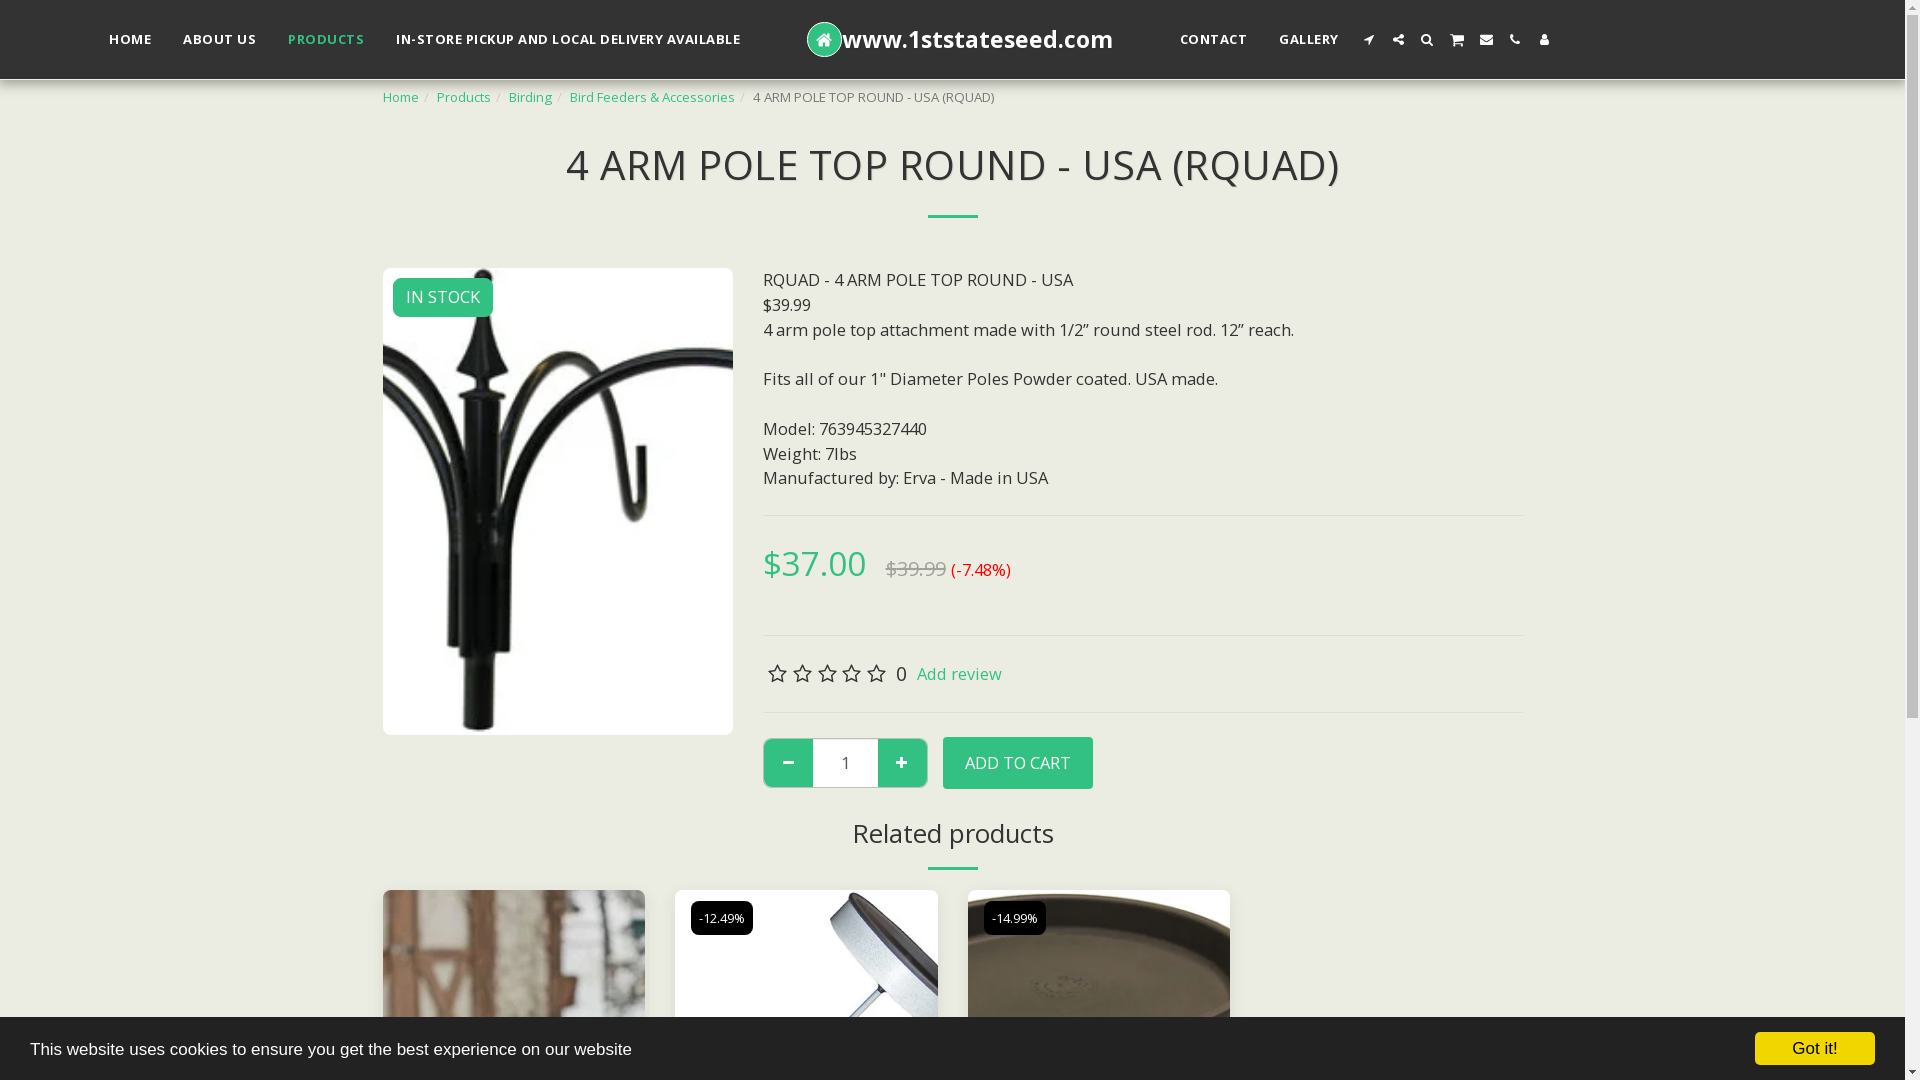 Image resolution: width=1920 pixels, height=1080 pixels. What do you see at coordinates (1017, 763) in the screenshot?
I see `'ADD TO CART'` at bounding box center [1017, 763].